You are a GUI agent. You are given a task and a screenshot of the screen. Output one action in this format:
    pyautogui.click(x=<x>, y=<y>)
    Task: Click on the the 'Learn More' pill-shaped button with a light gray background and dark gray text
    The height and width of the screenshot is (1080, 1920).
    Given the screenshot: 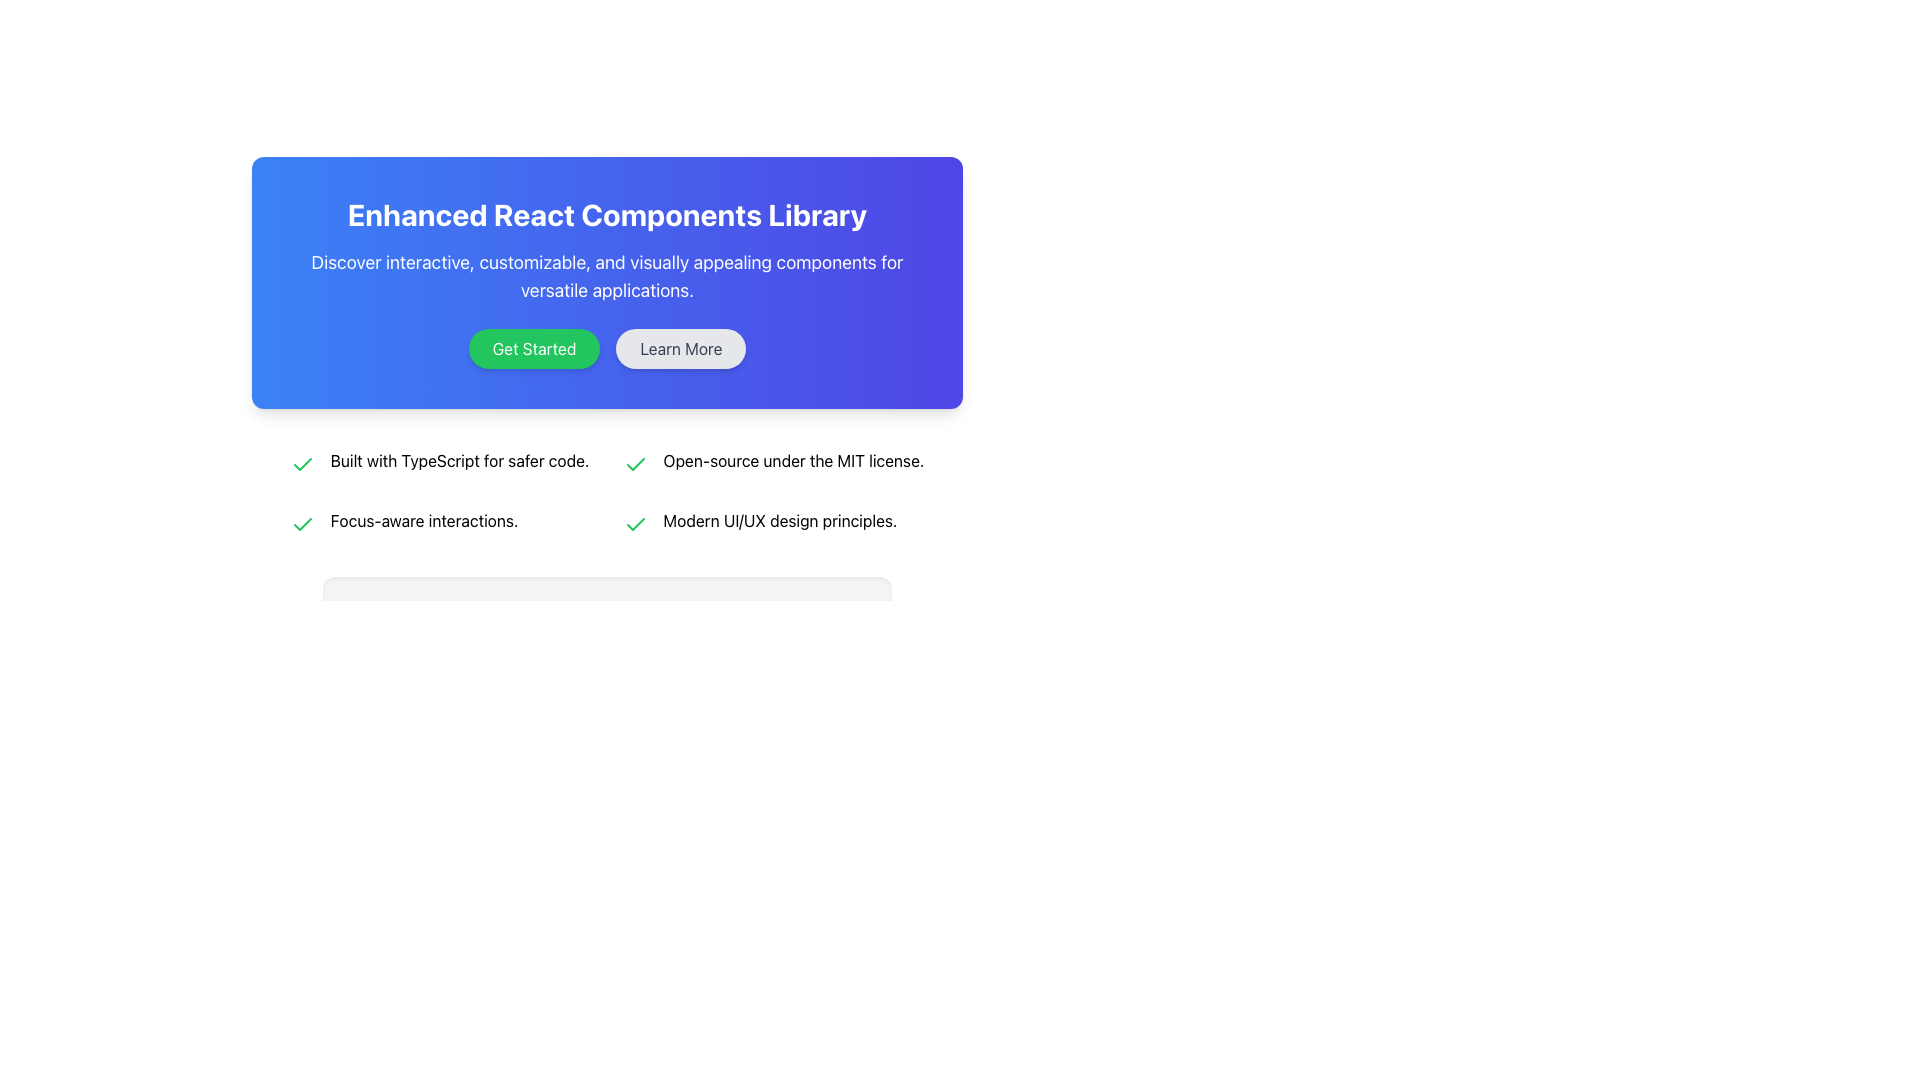 What is the action you would take?
    pyautogui.click(x=681, y=347)
    